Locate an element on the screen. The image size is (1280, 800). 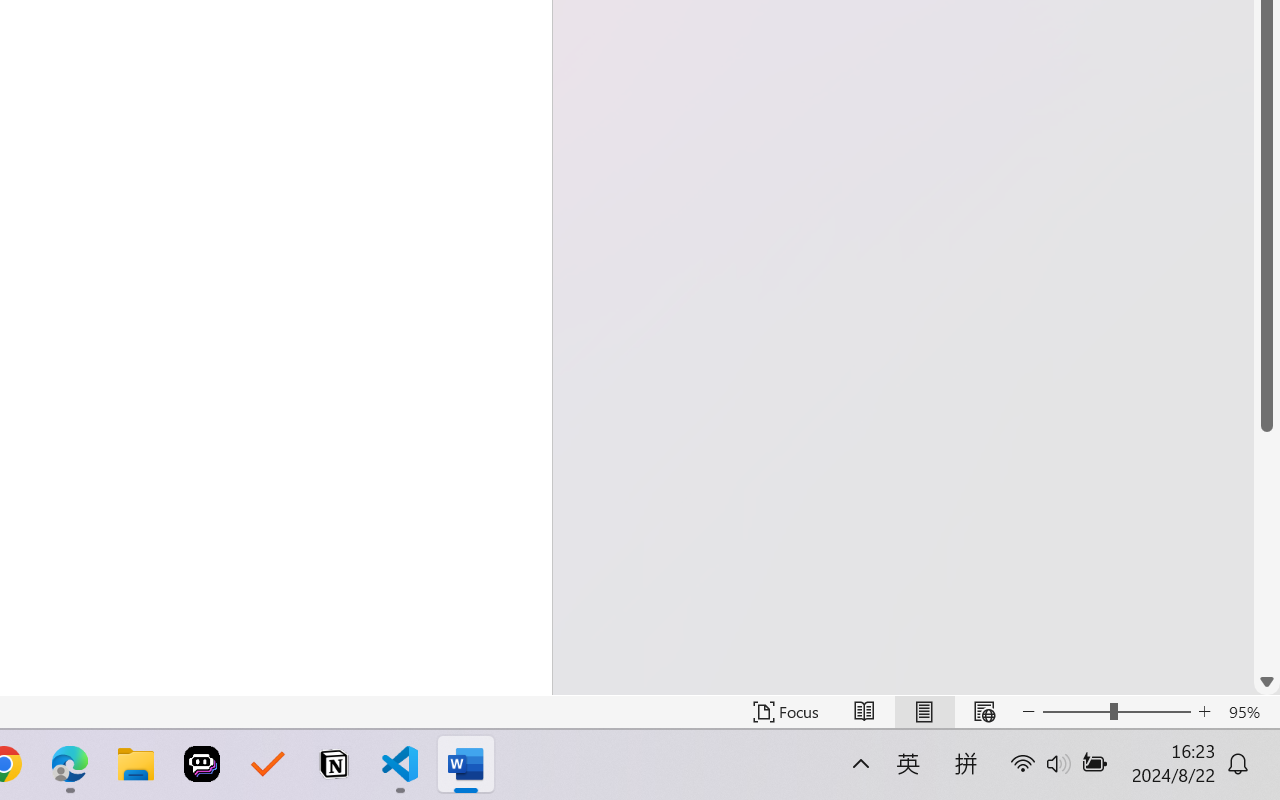
'Line down' is located at coordinates (1266, 682).